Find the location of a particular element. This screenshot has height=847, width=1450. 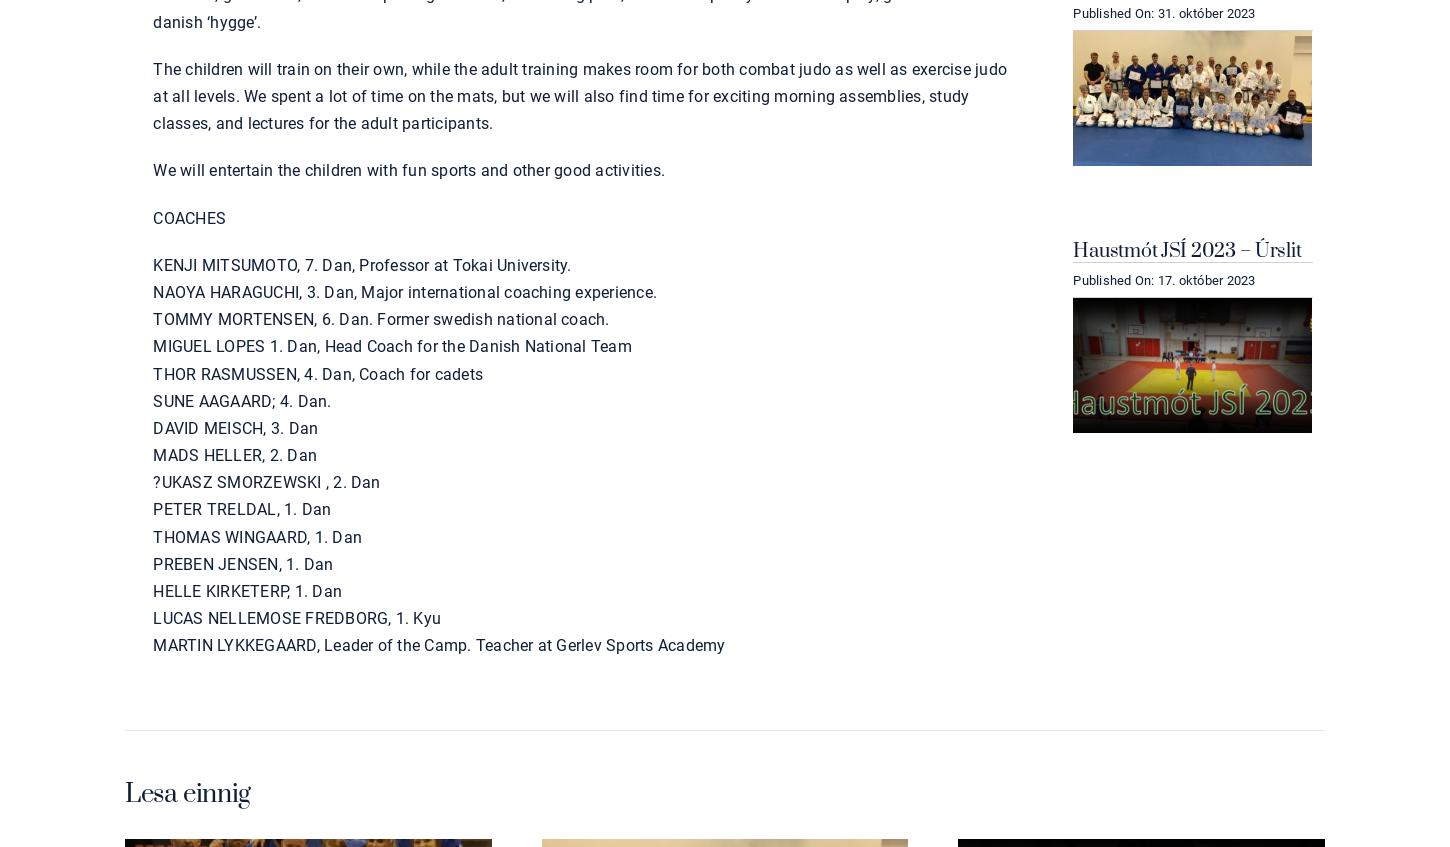

'KENJI MITSUMOTO, 7. Dan, Professor at Tokai University.' is located at coordinates (362, 263).